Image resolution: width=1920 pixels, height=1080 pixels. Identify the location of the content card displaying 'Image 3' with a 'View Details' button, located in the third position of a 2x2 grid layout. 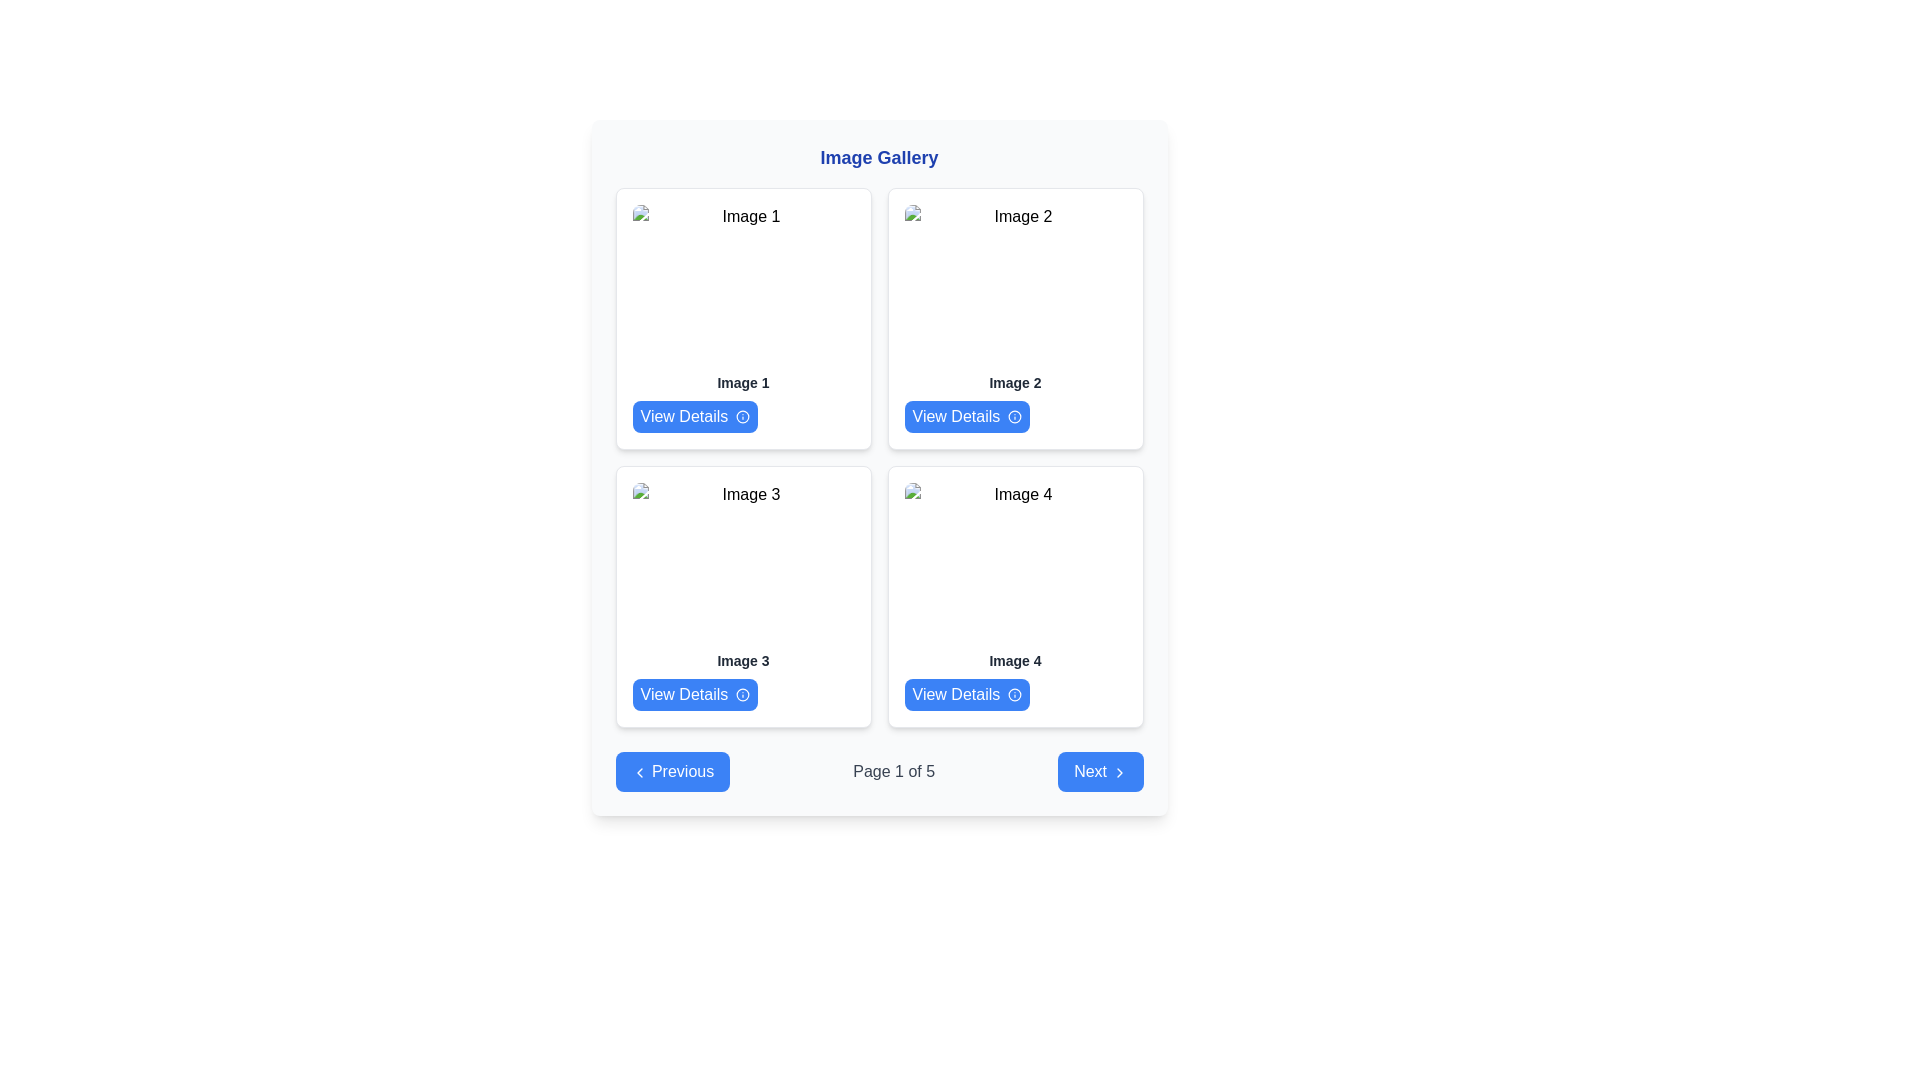
(742, 596).